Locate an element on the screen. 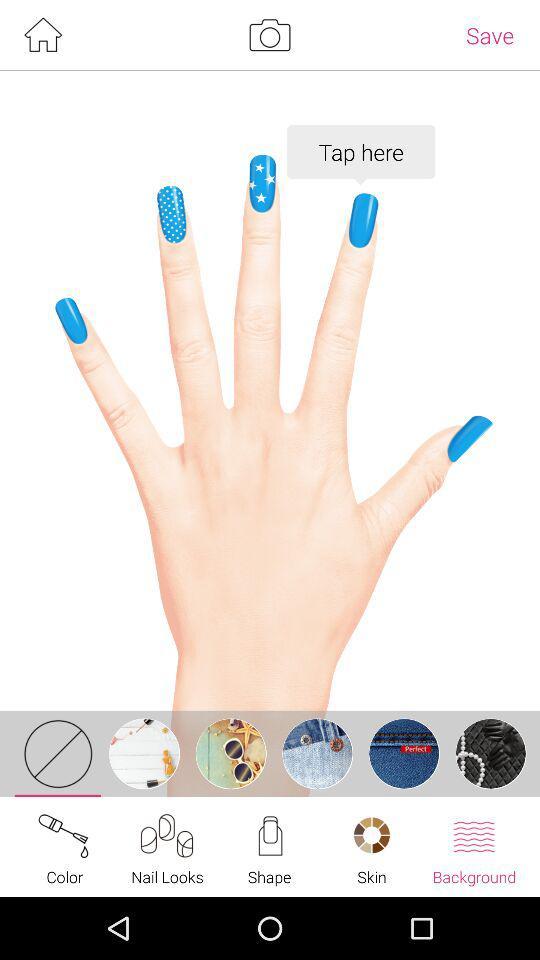 The image size is (540, 960). the fourth icon which is on the grey bar is located at coordinates (318, 752).